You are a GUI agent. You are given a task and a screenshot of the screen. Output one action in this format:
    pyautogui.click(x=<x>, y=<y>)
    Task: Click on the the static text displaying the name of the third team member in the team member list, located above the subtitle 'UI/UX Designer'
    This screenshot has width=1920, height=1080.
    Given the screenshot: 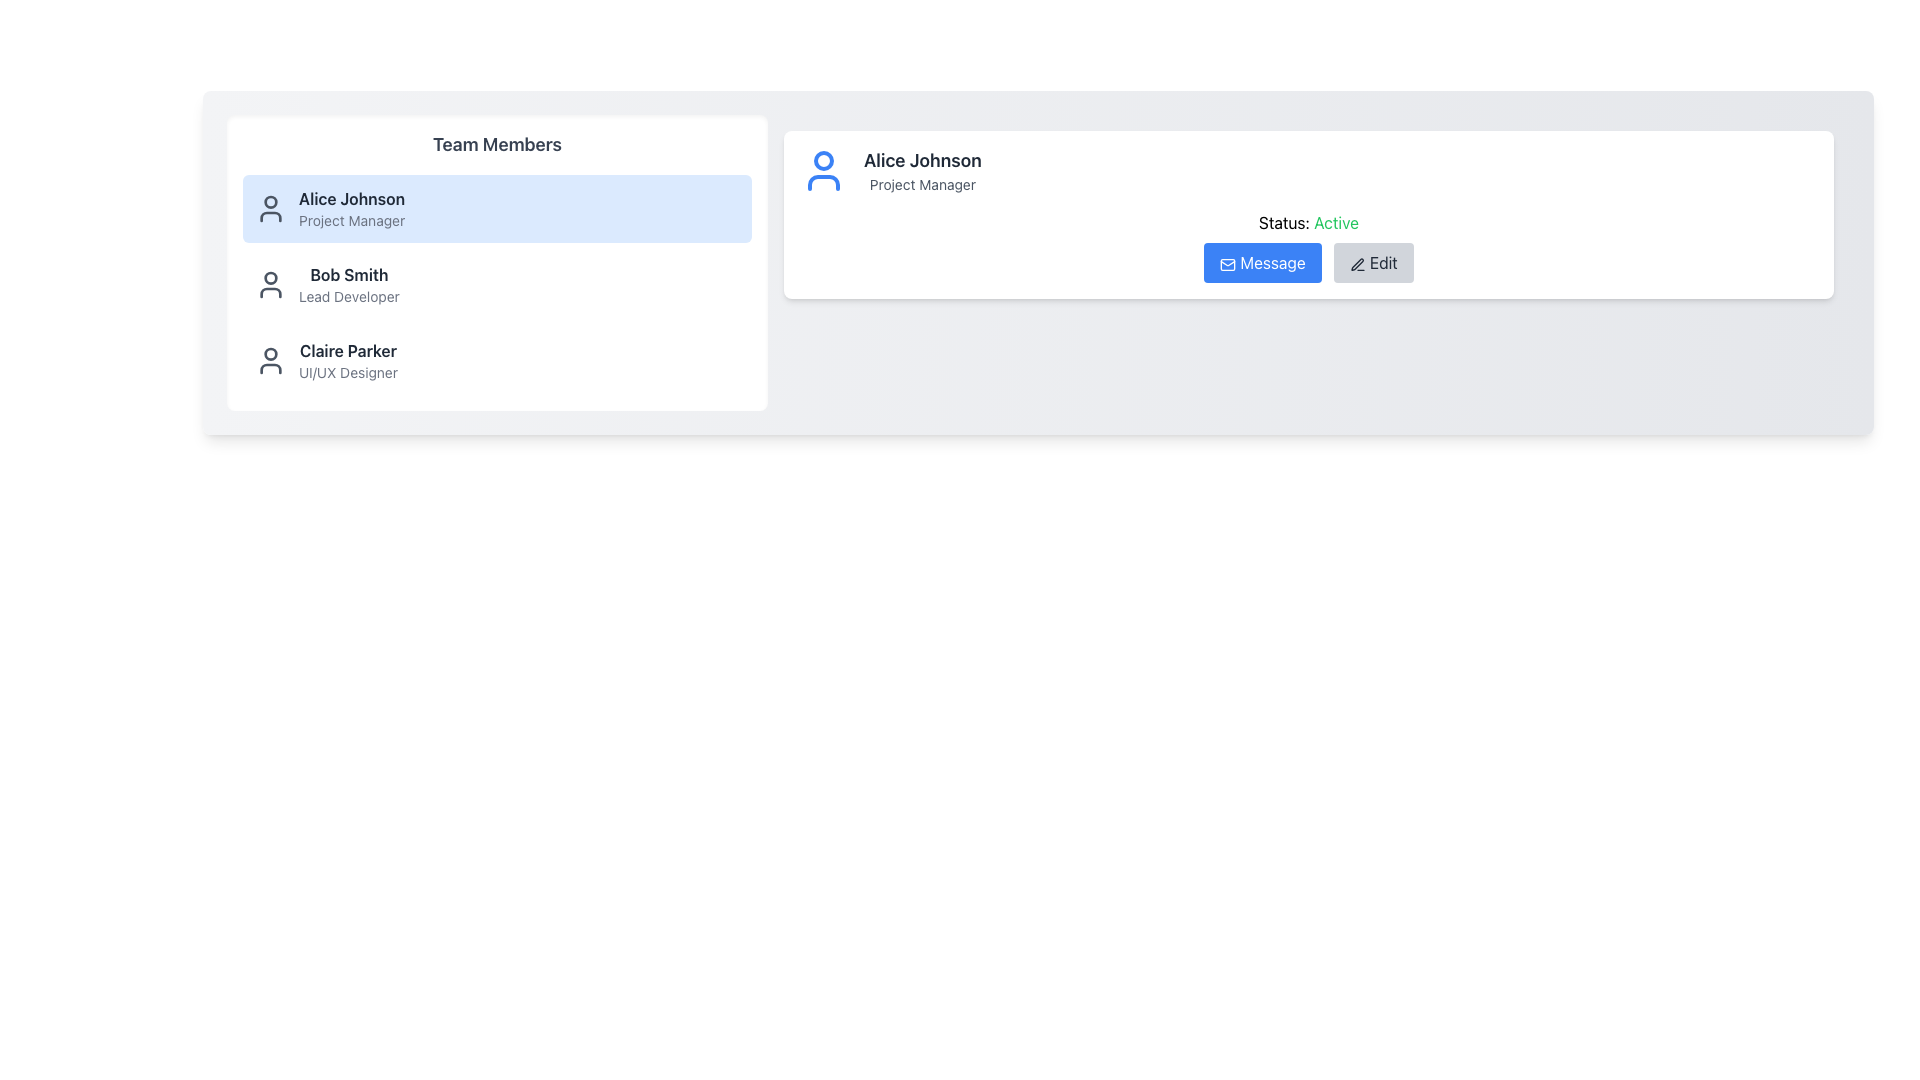 What is the action you would take?
    pyautogui.click(x=348, y=350)
    